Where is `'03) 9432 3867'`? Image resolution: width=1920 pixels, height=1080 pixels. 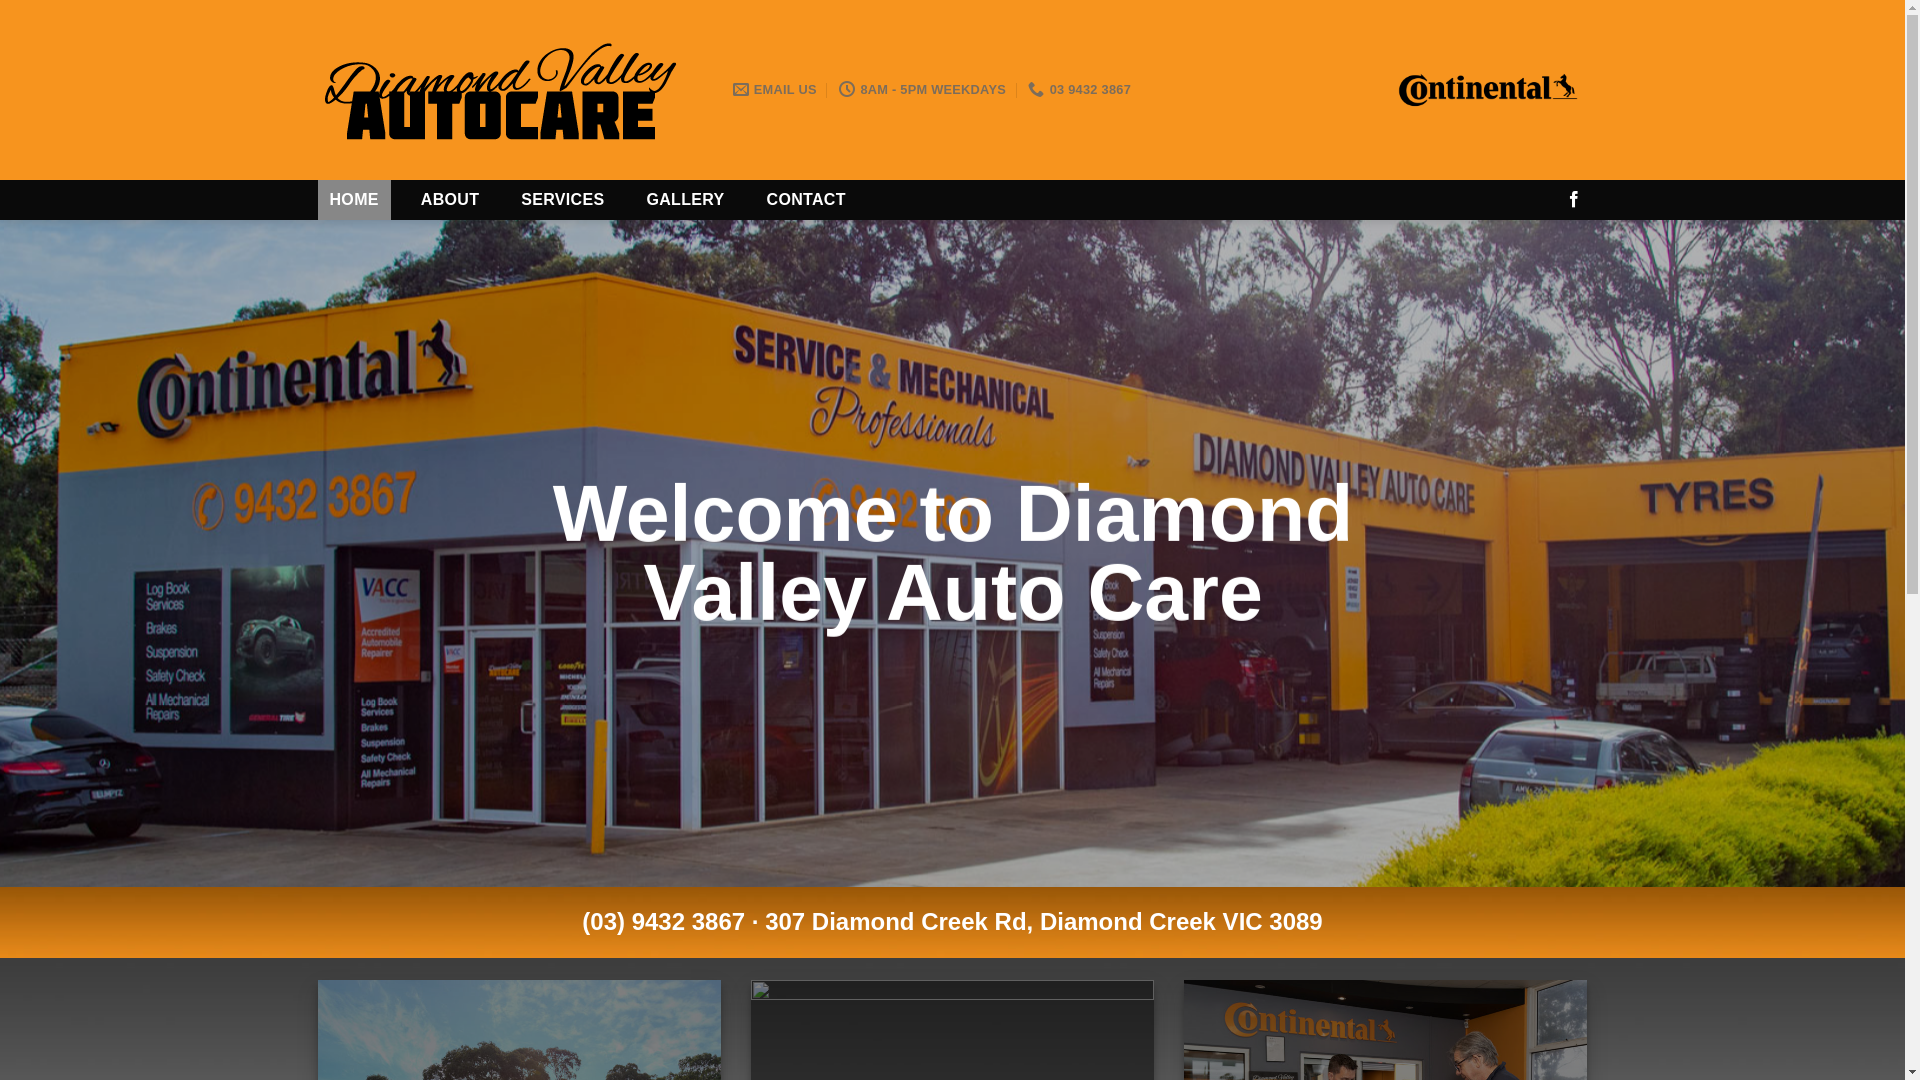 '03) 9432 3867' is located at coordinates (589, 921).